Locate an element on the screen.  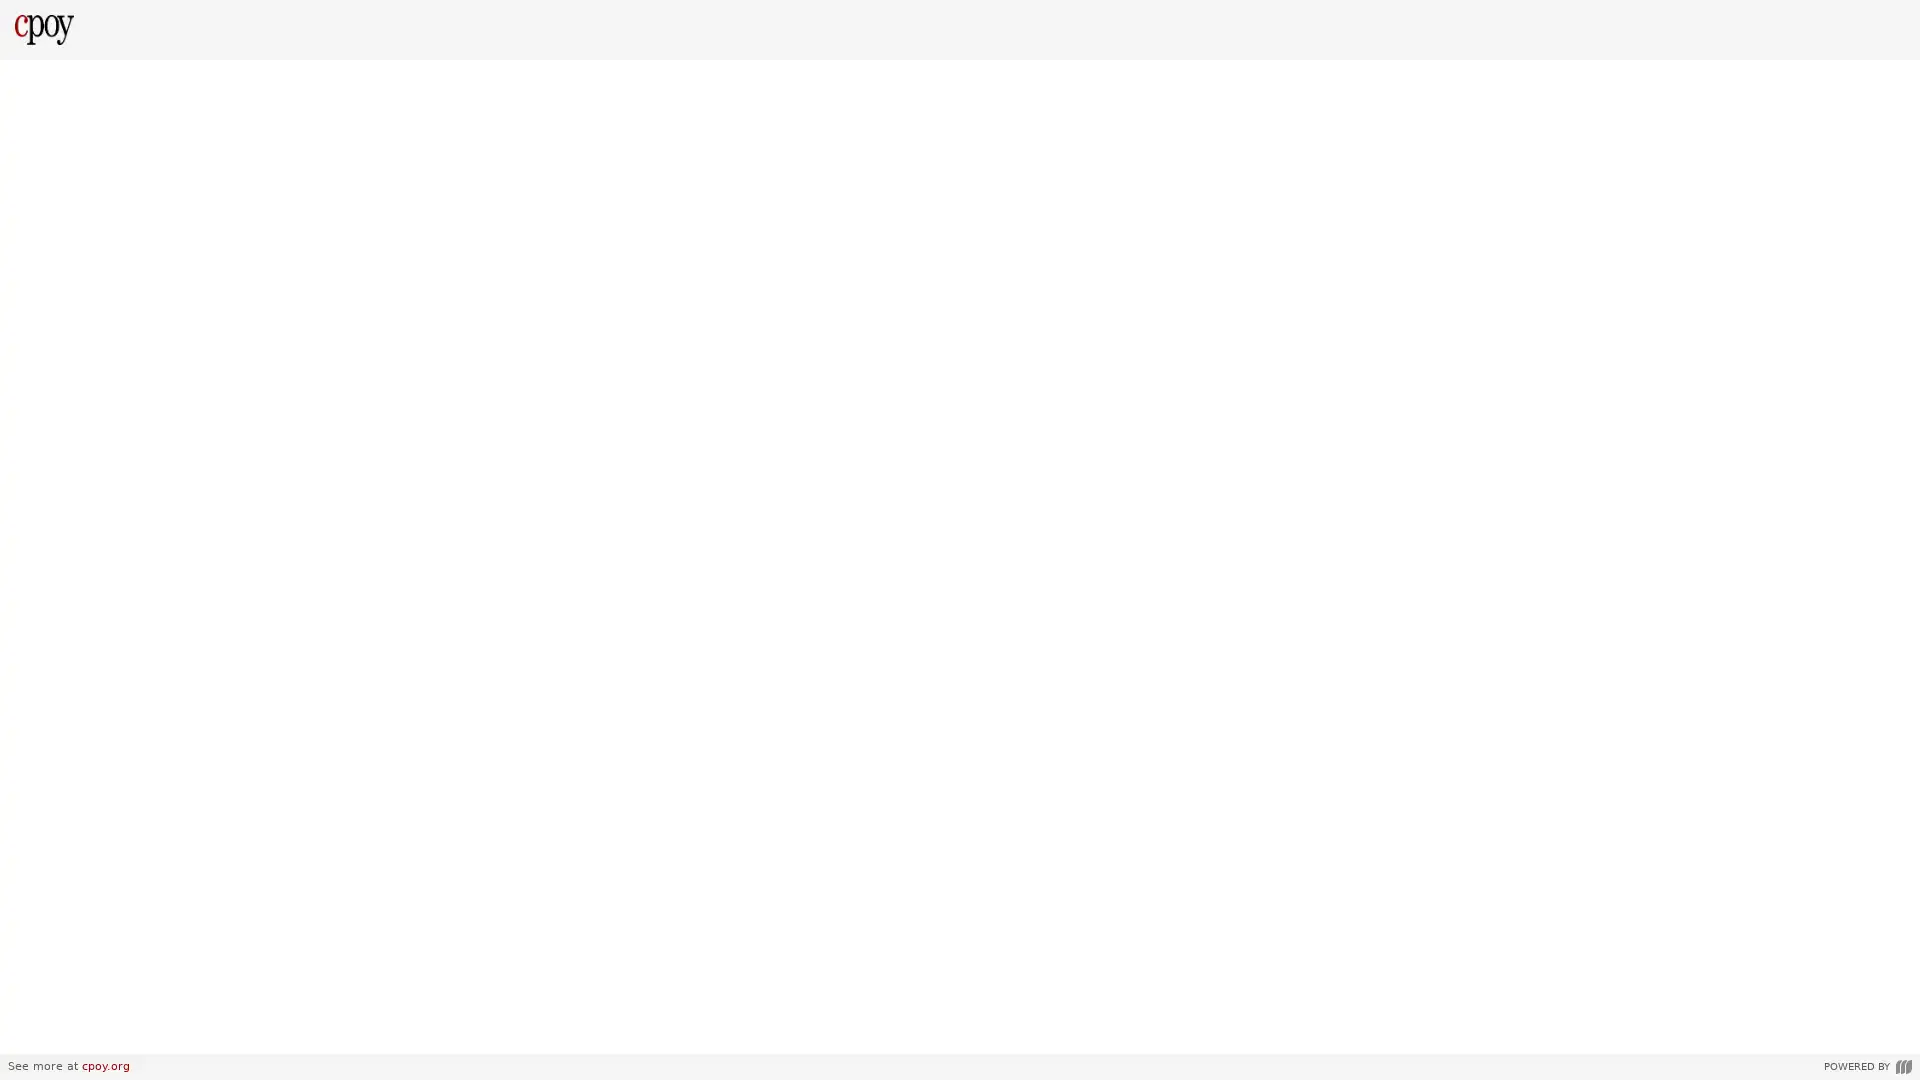
MENU is located at coordinates (34, 1032).